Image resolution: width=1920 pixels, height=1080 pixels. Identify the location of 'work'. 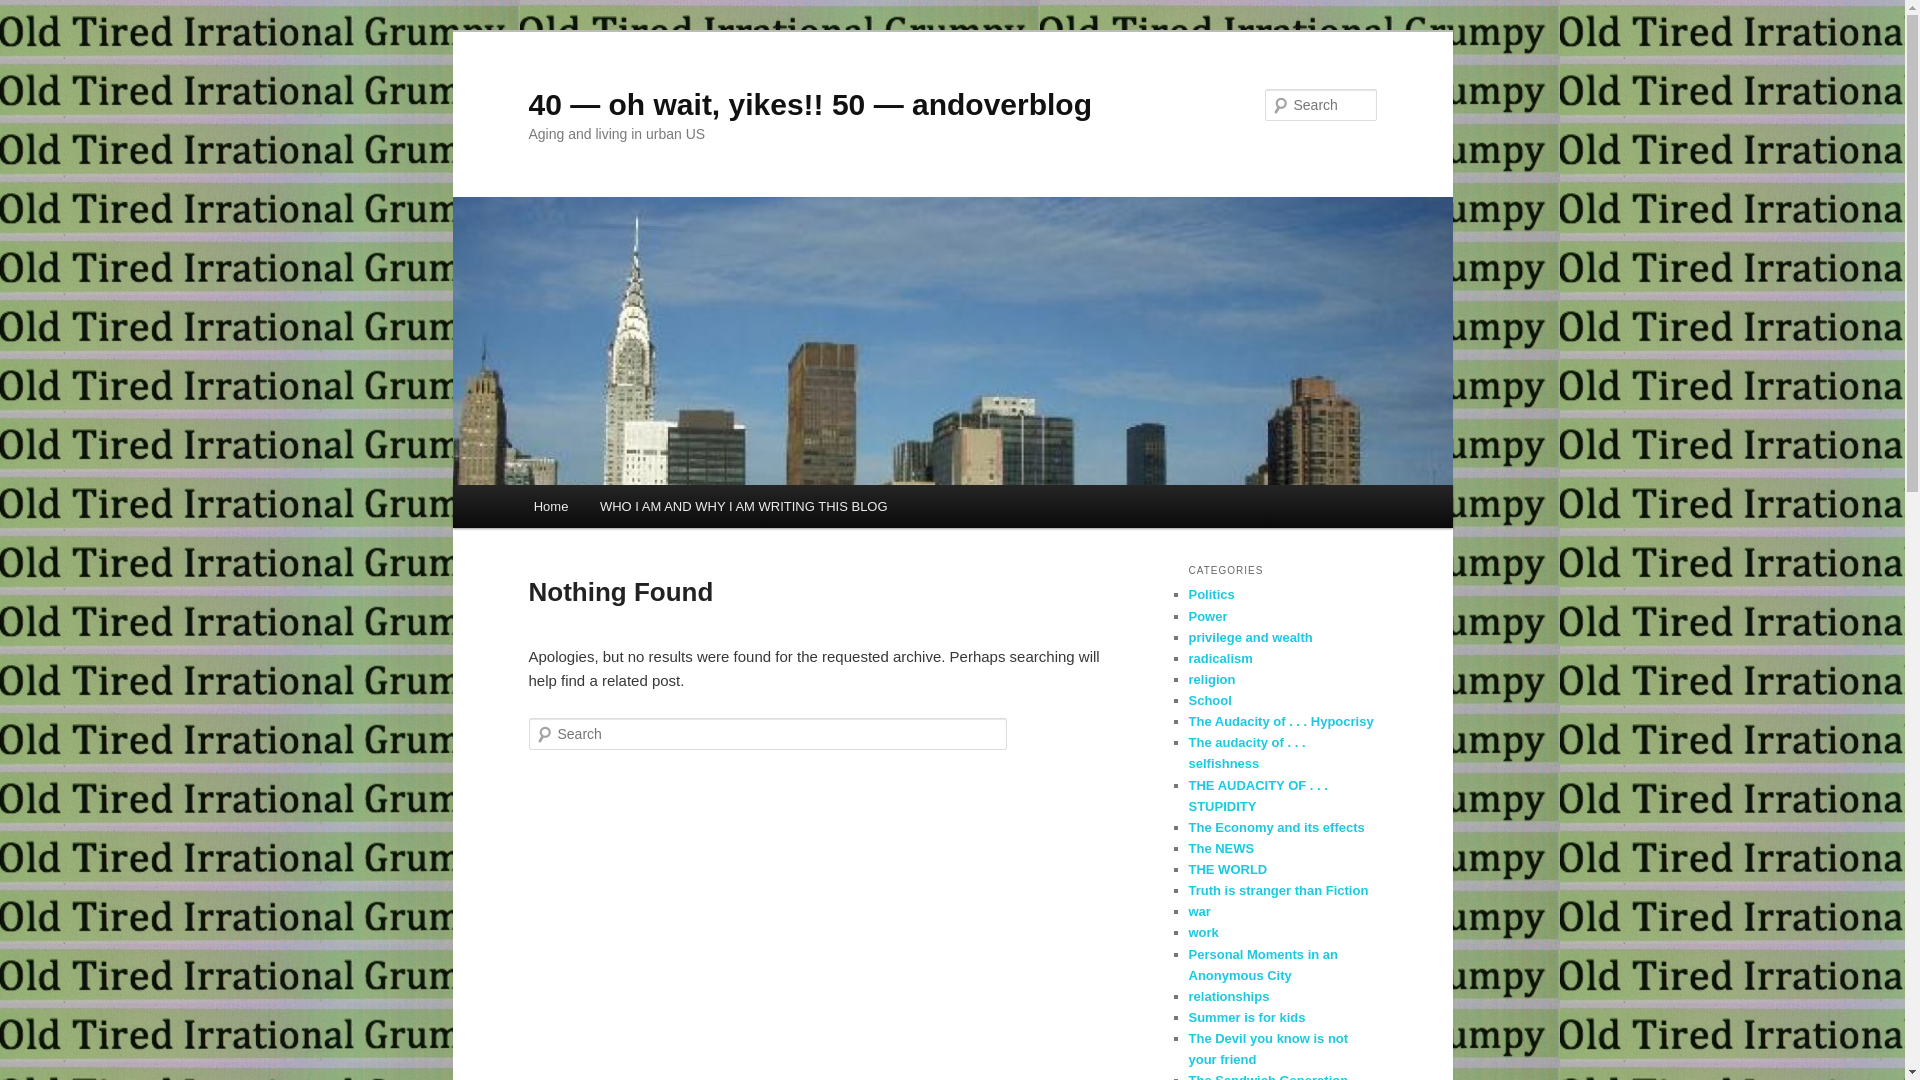
(1202, 932).